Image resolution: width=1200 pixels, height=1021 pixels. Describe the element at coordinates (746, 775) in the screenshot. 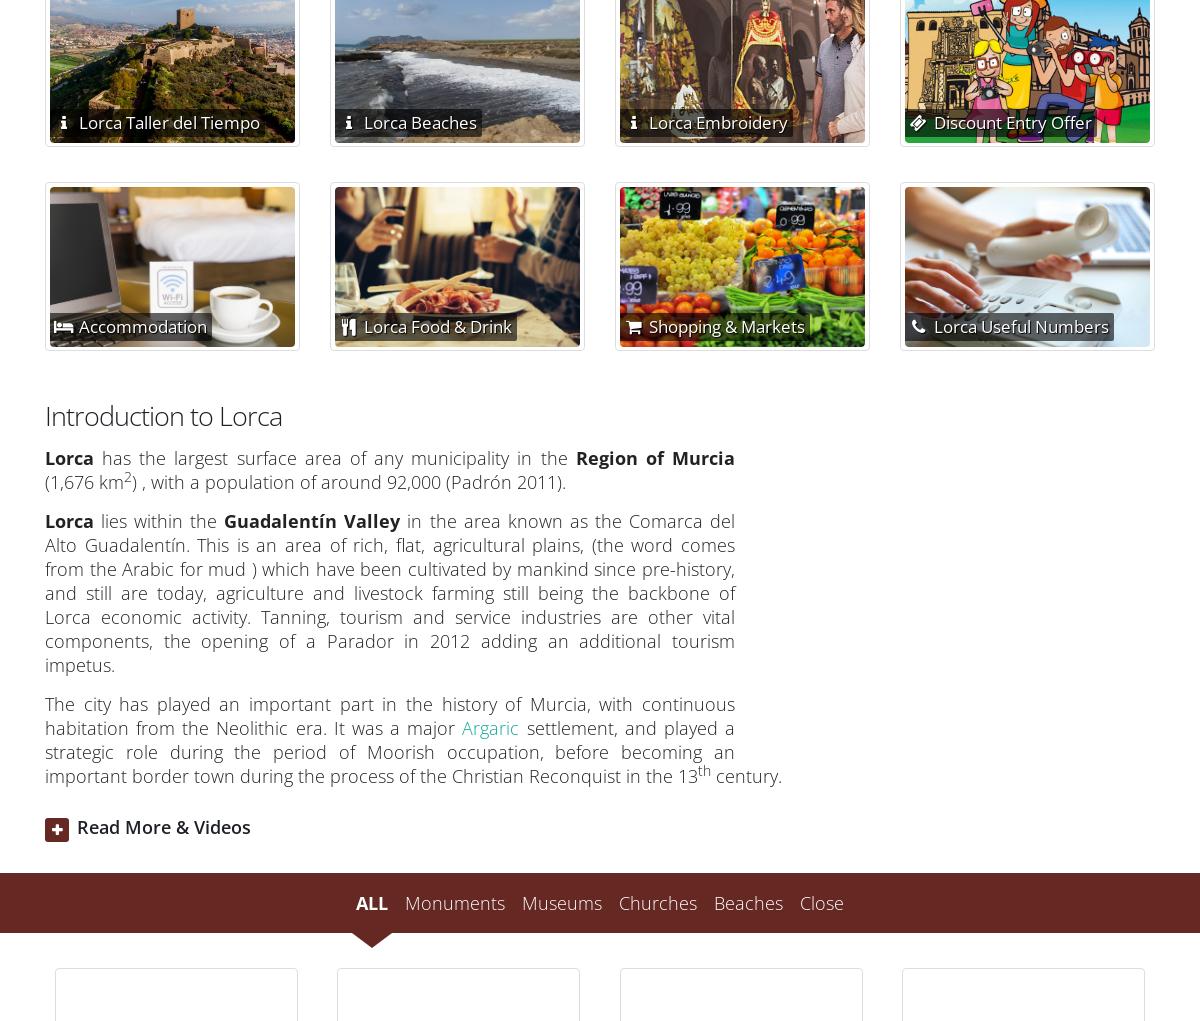

I see `'century.'` at that location.